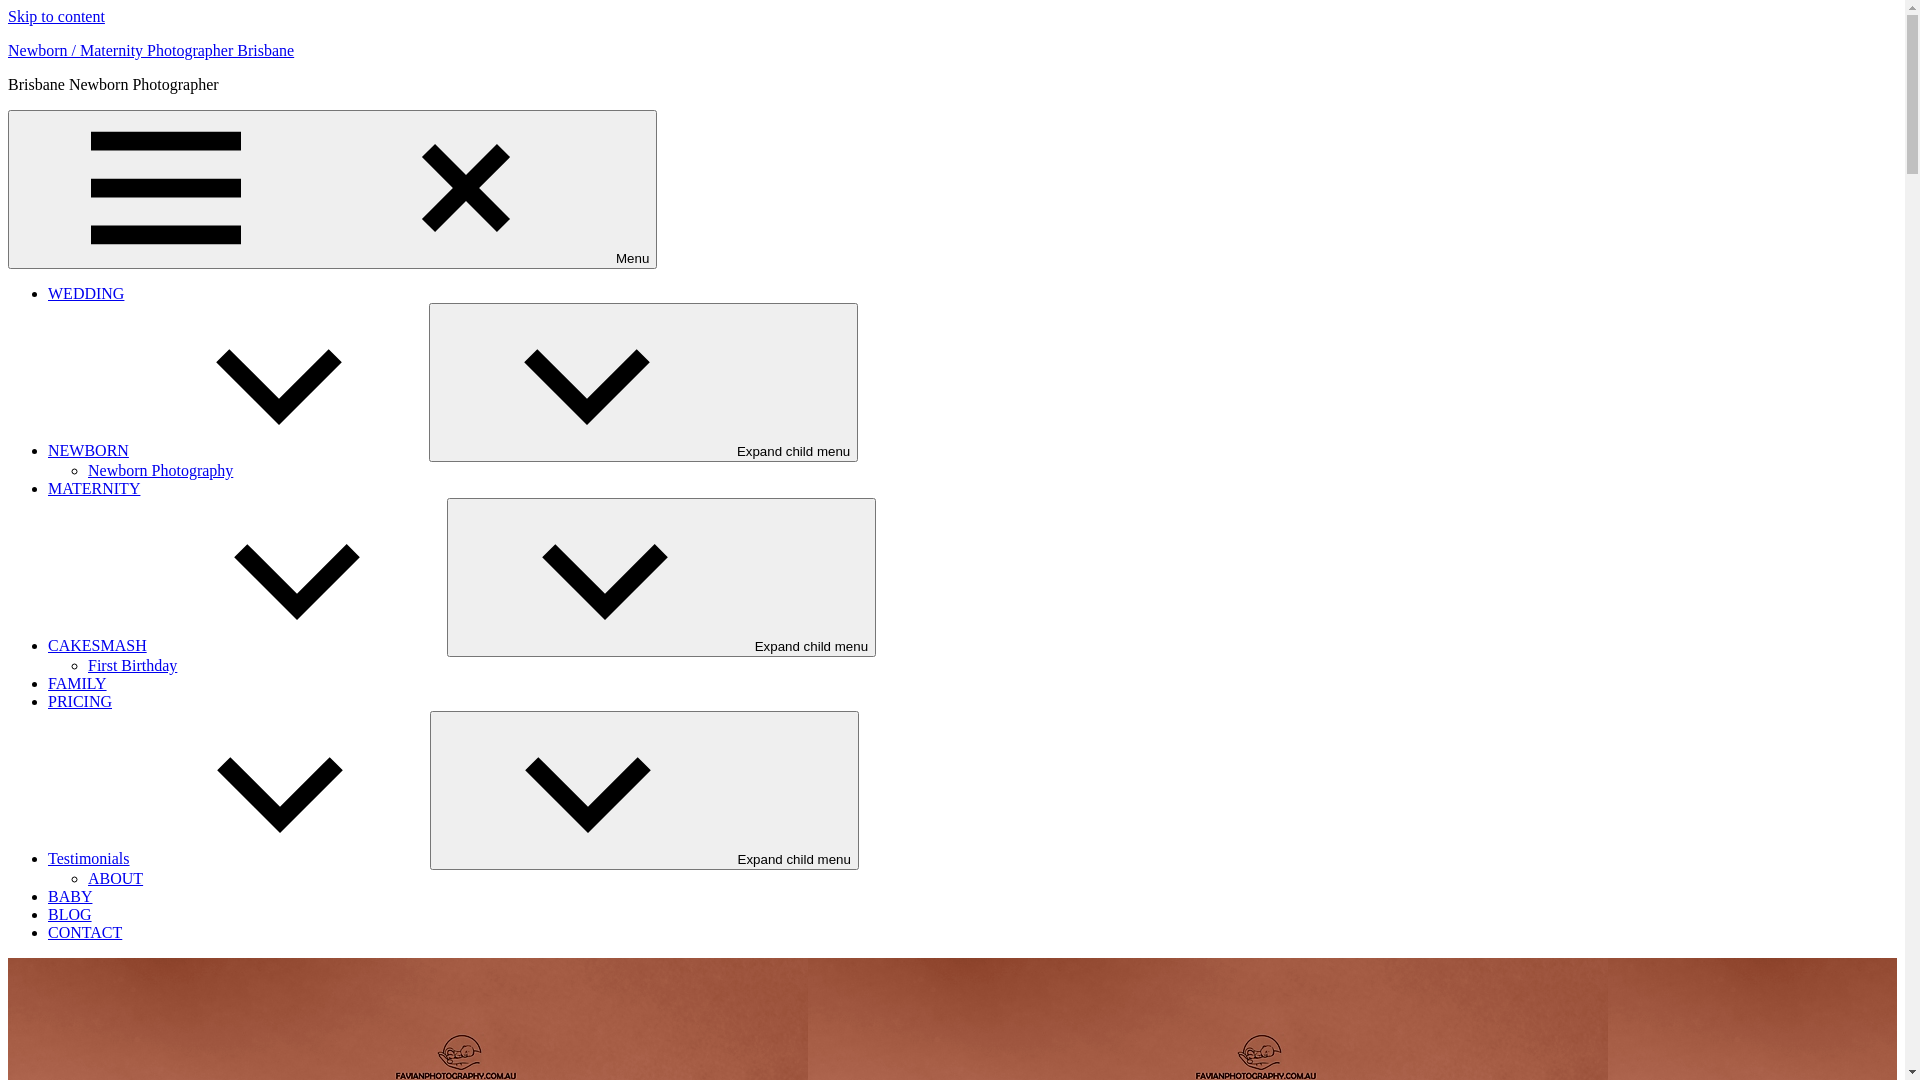 This screenshot has height=1080, width=1920. What do you see at coordinates (48, 932) in the screenshot?
I see `'CONTACT'` at bounding box center [48, 932].